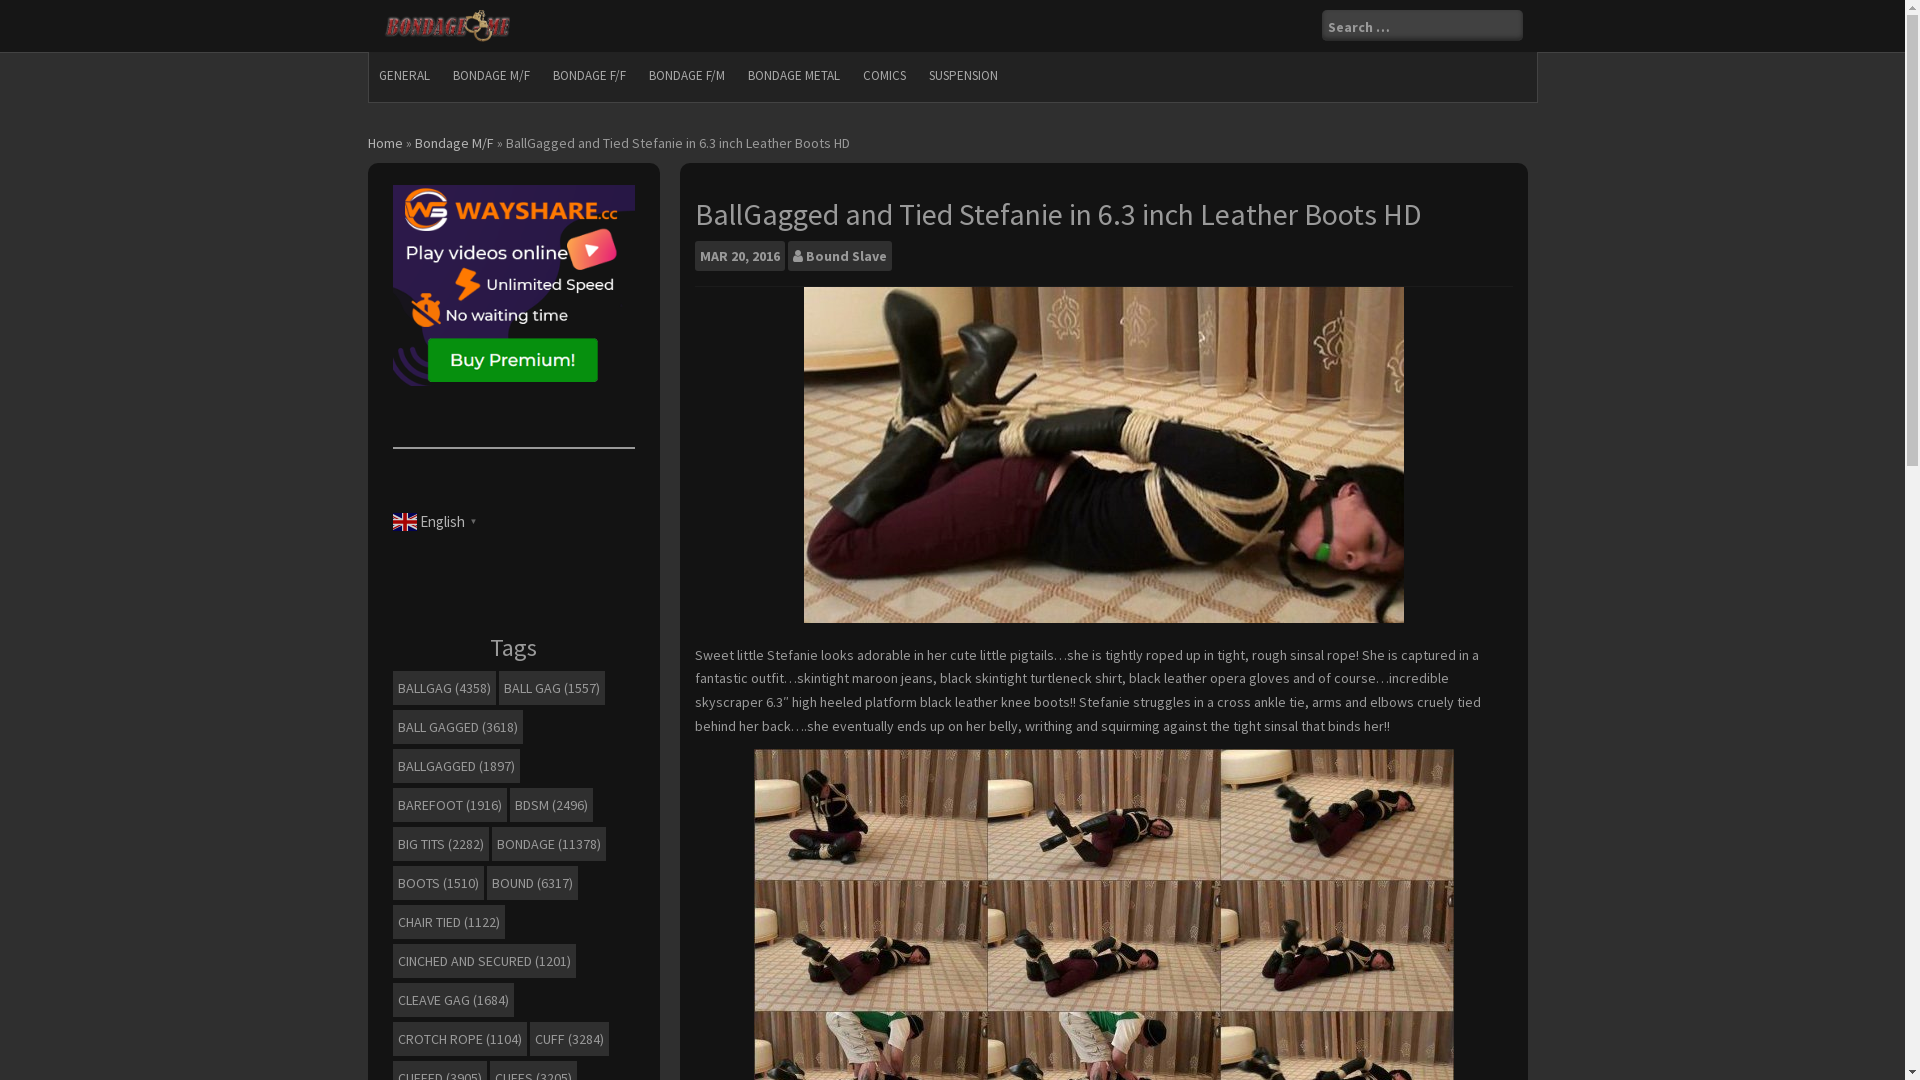 This screenshot has width=1920, height=1080. What do you see at coordinates (368, 141) in the screenshot?
I see `'Home'` at bounding box center [368, 141].